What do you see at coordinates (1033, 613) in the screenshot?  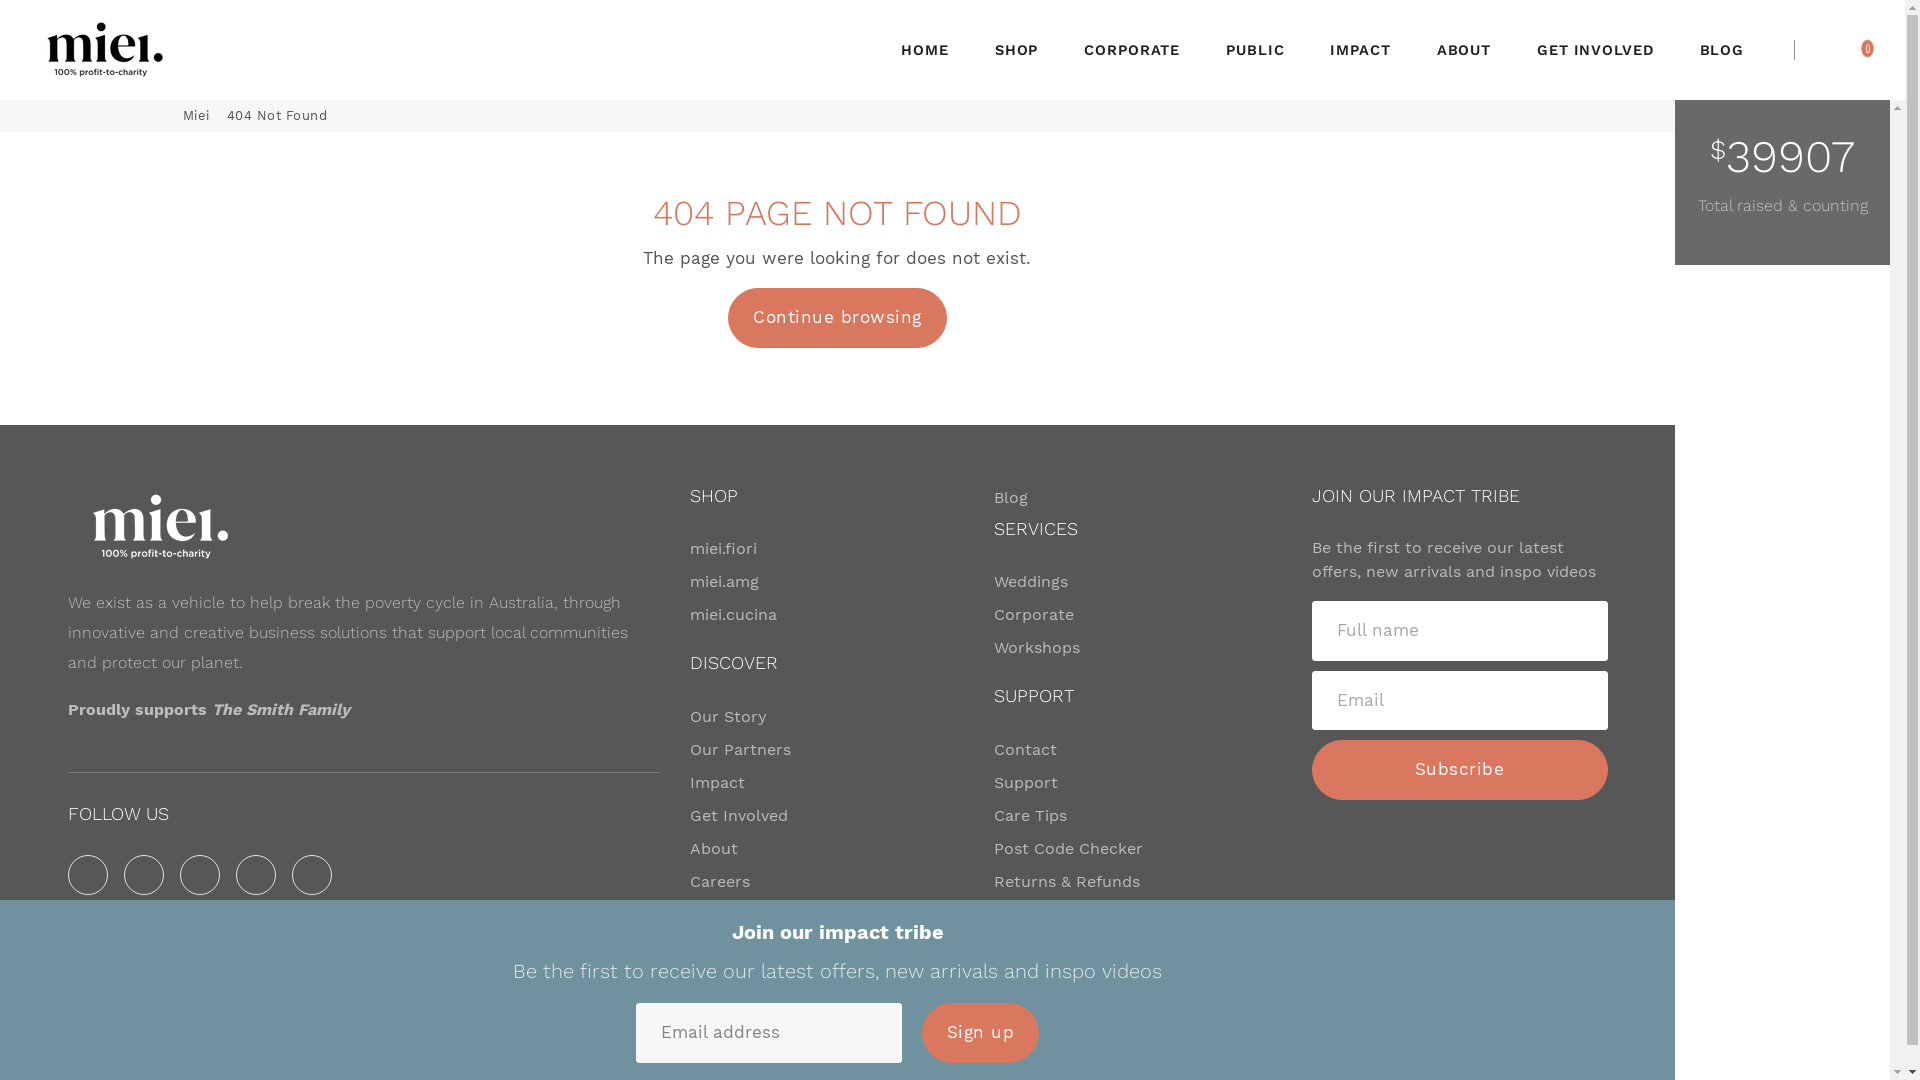 I see `'Corporate'` at bounding box center [1033, 613].